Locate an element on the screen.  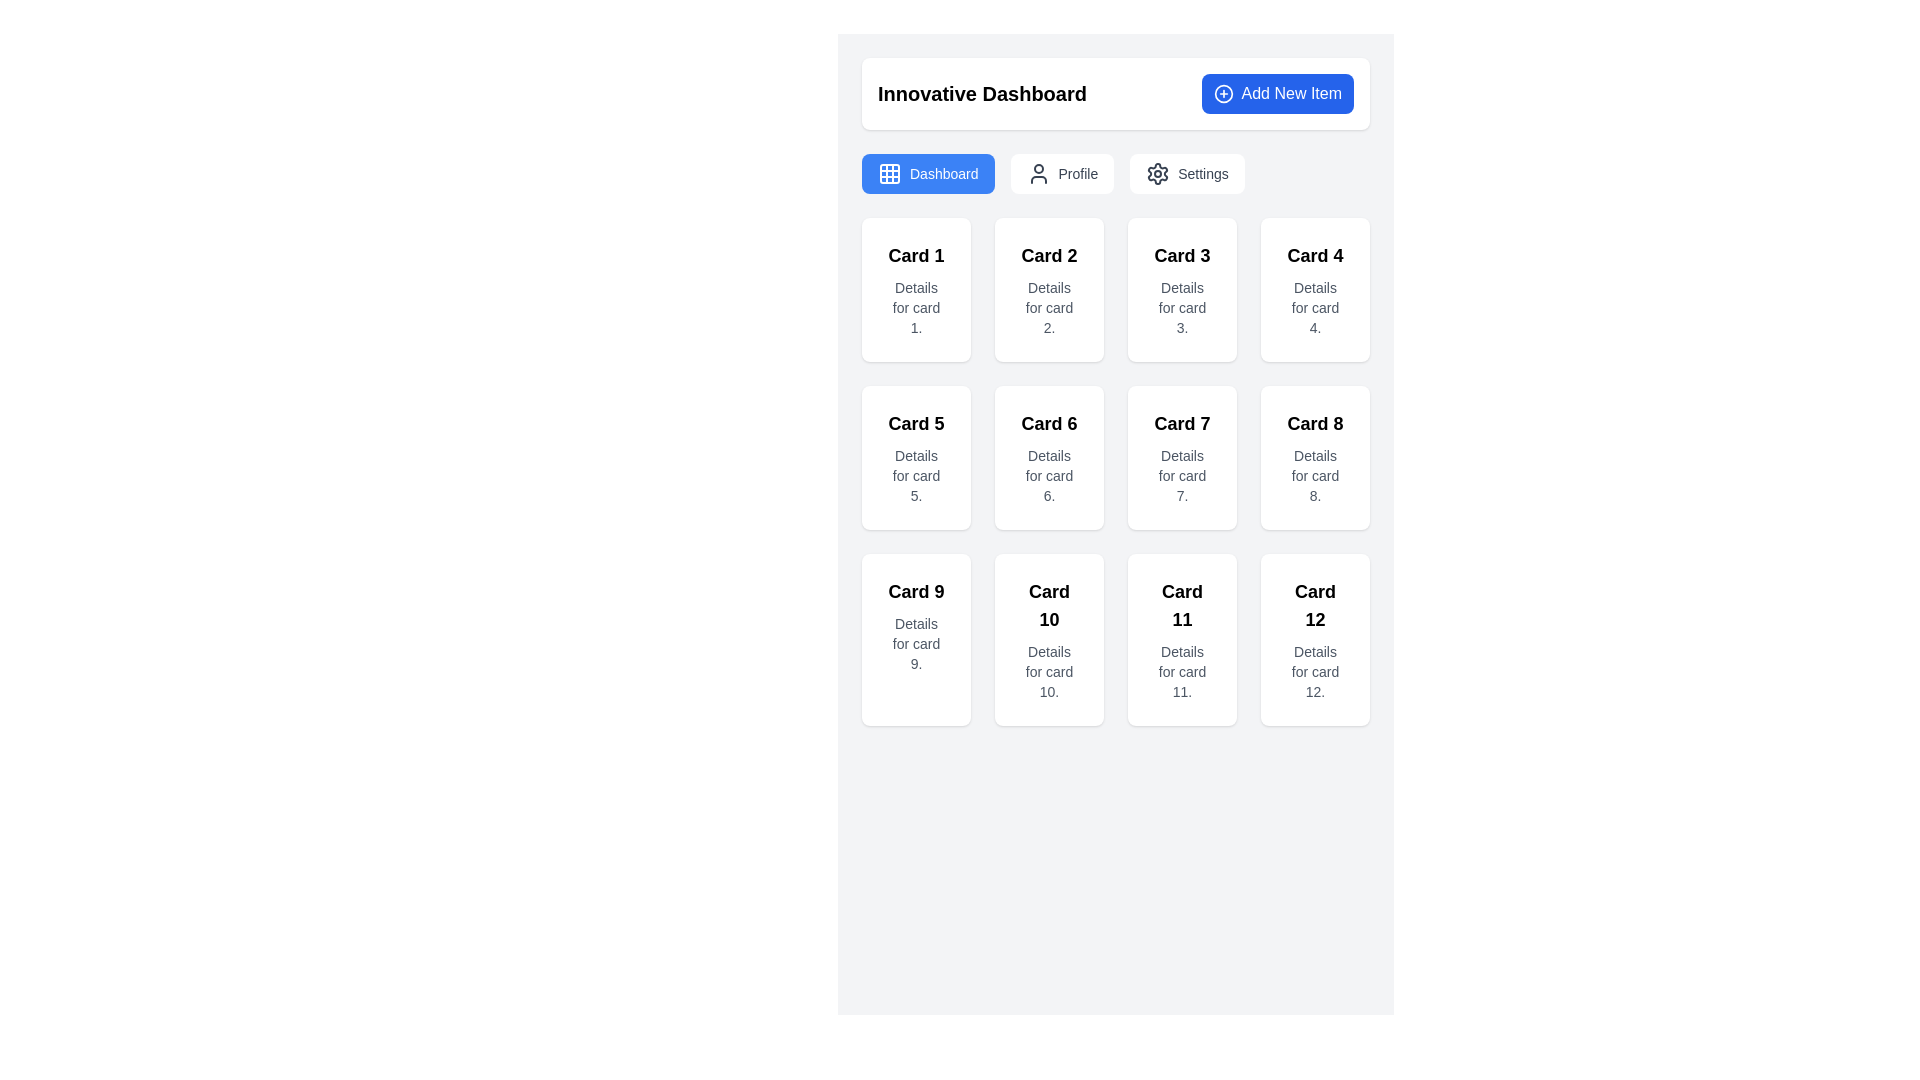
the central blue rounded square icon in the 3x3 grid layout, positioned near the top of the page, left of the 'Profile' and 'Settings' buttons is located at coordinates (888, 172).